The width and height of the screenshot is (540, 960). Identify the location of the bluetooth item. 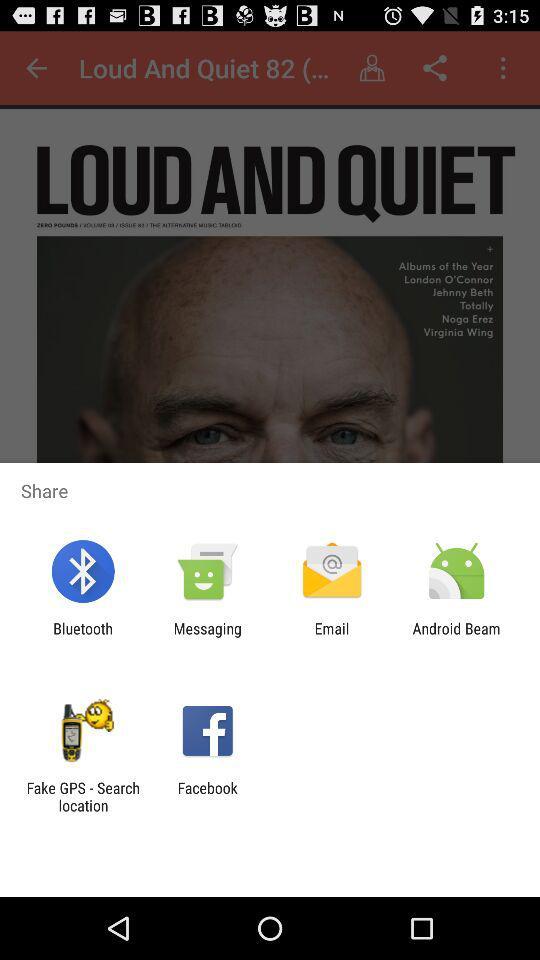
(82, 636).